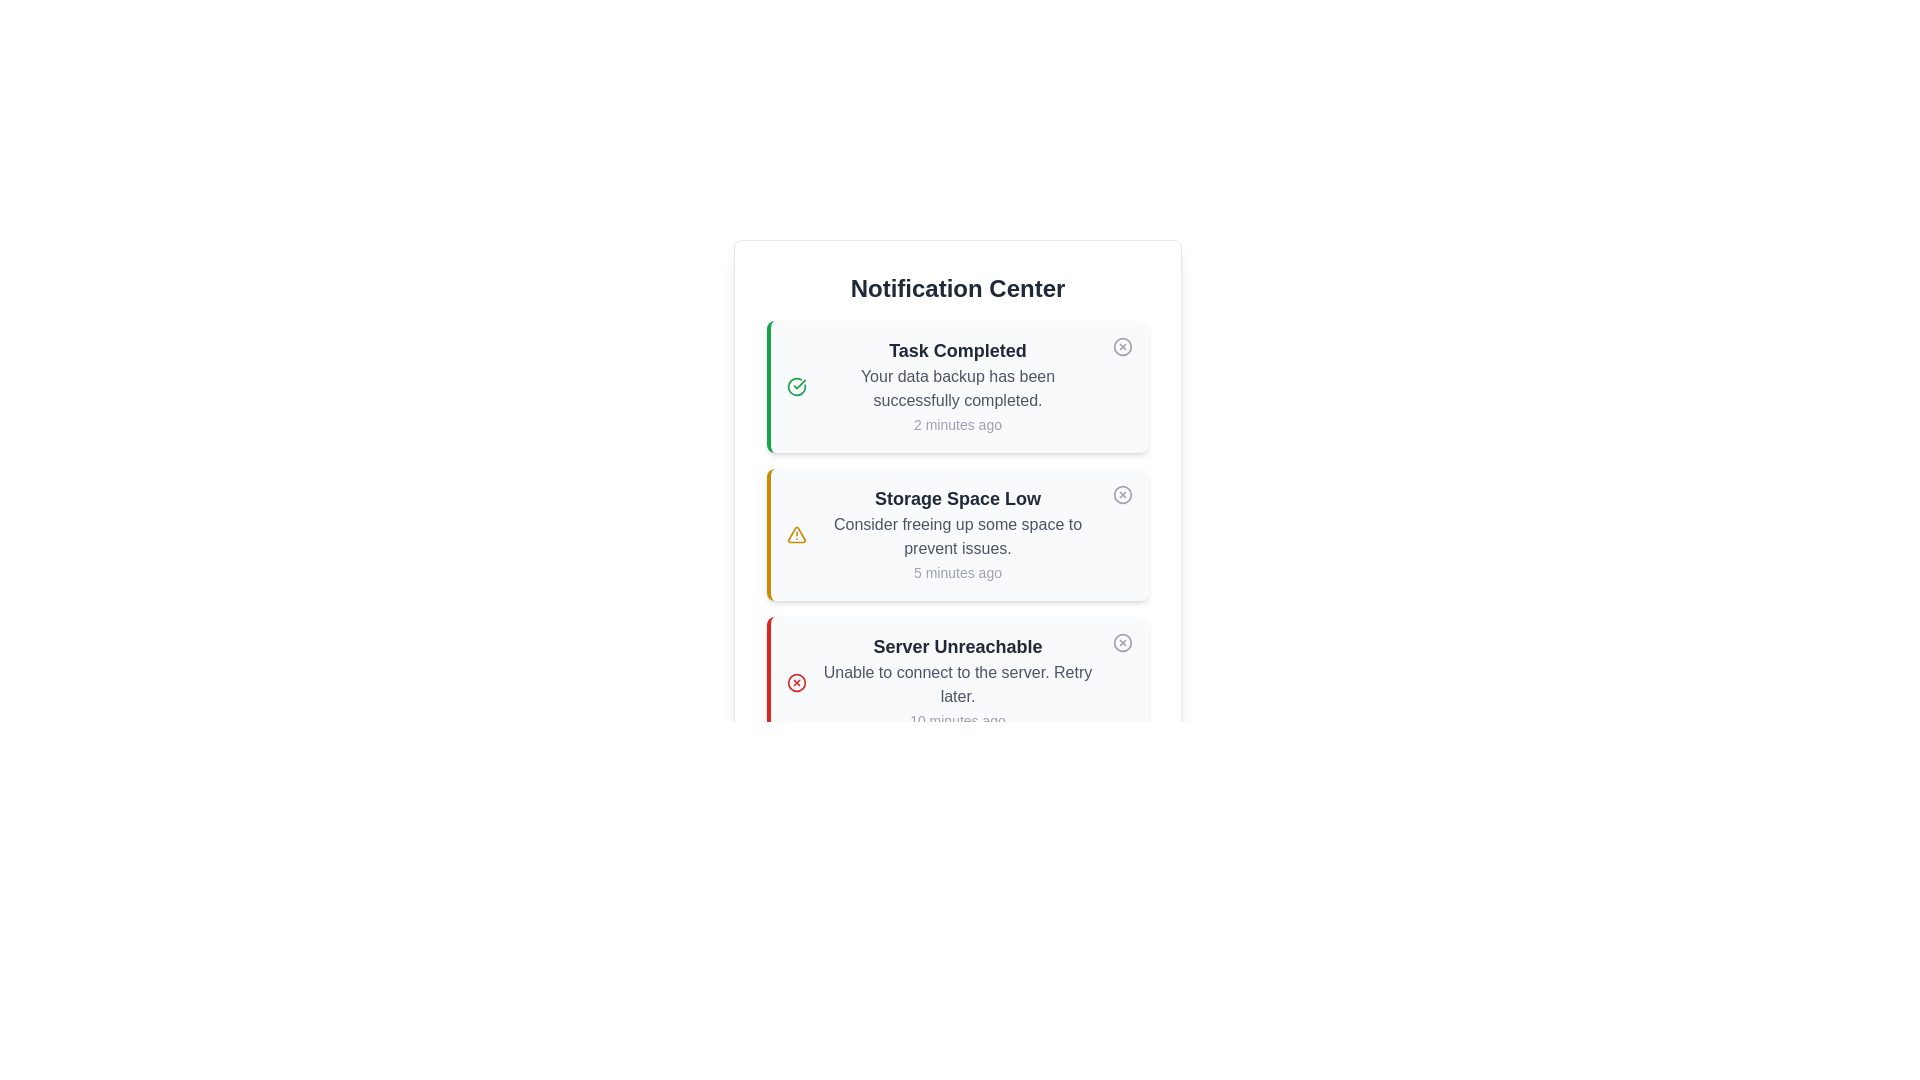 This screenshot has width=1920, height=1080. What do you see at coordinates (940, 681) in the screenshot?
I see `the Informational notification panel displaying 'Server Unreachable', which includes a circular red warning icon and a subtitle about server connection issues` at bounding box center [940, 681].